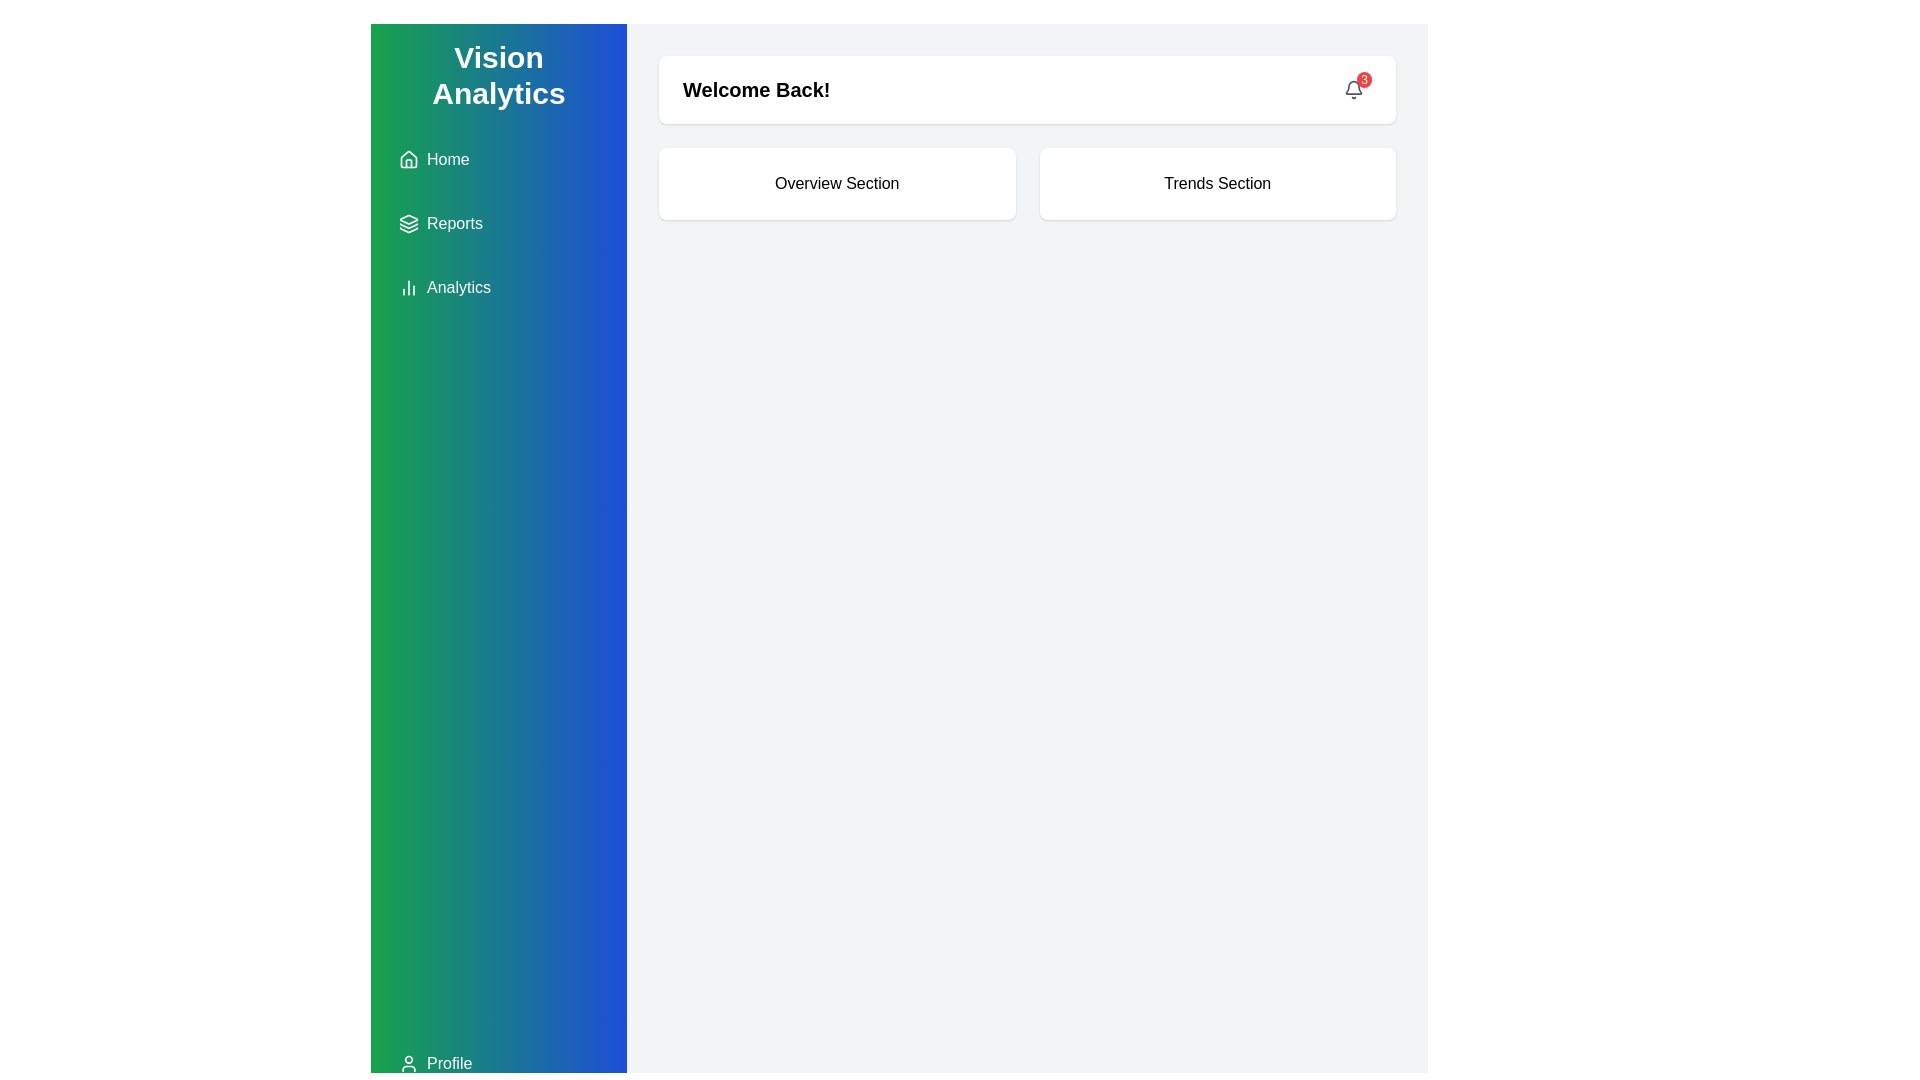 Image resolution: width=1920 pixels, height=1080 pixels. I want to click on the notification count displayed on the small circular badge with a red background and white text showing the number '3', located at the top-right corner of the notification bell icon, so click(1363, 79).